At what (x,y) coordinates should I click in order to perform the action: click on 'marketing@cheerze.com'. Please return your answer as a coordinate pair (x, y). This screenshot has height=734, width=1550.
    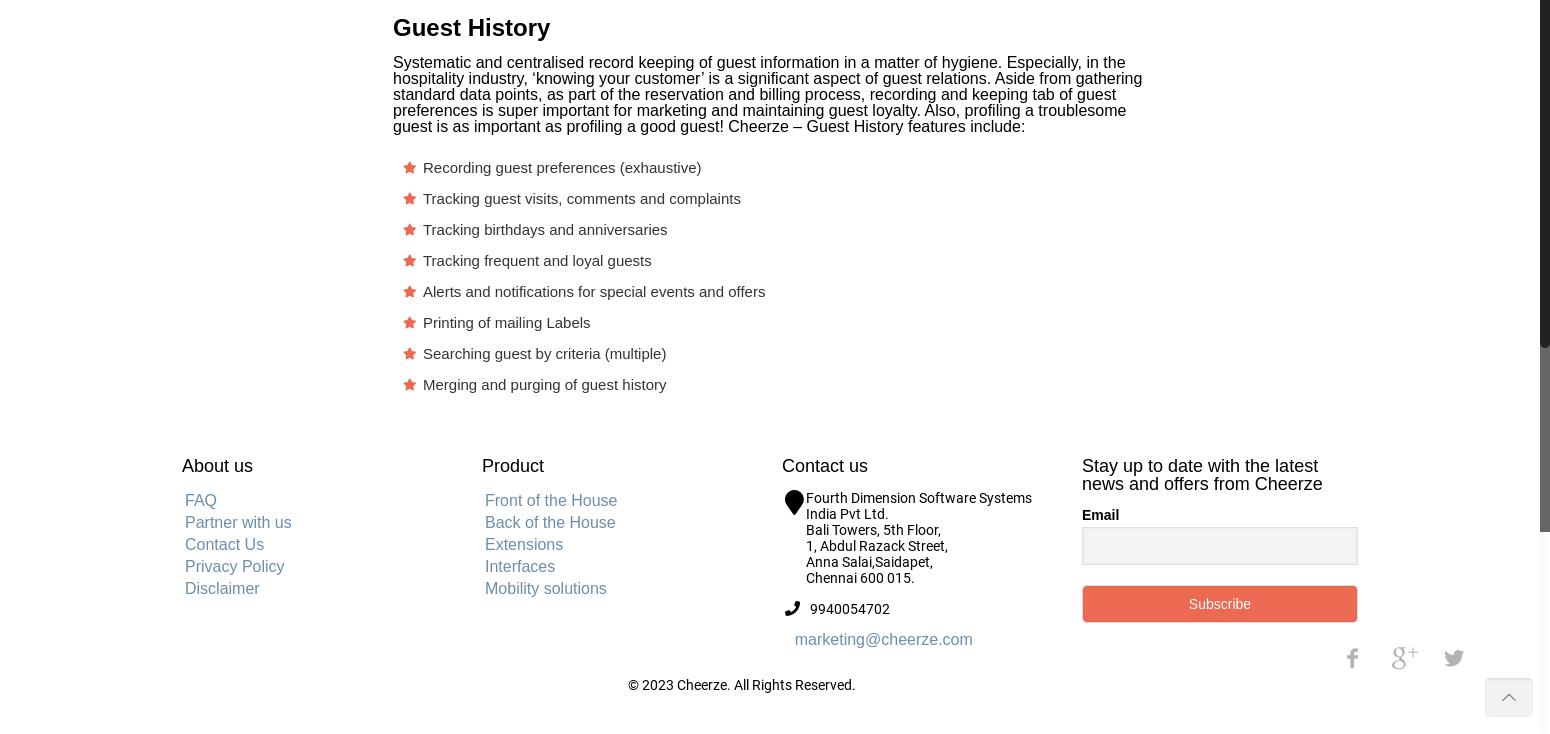
    Looking at the image, I should click on (793, 638).